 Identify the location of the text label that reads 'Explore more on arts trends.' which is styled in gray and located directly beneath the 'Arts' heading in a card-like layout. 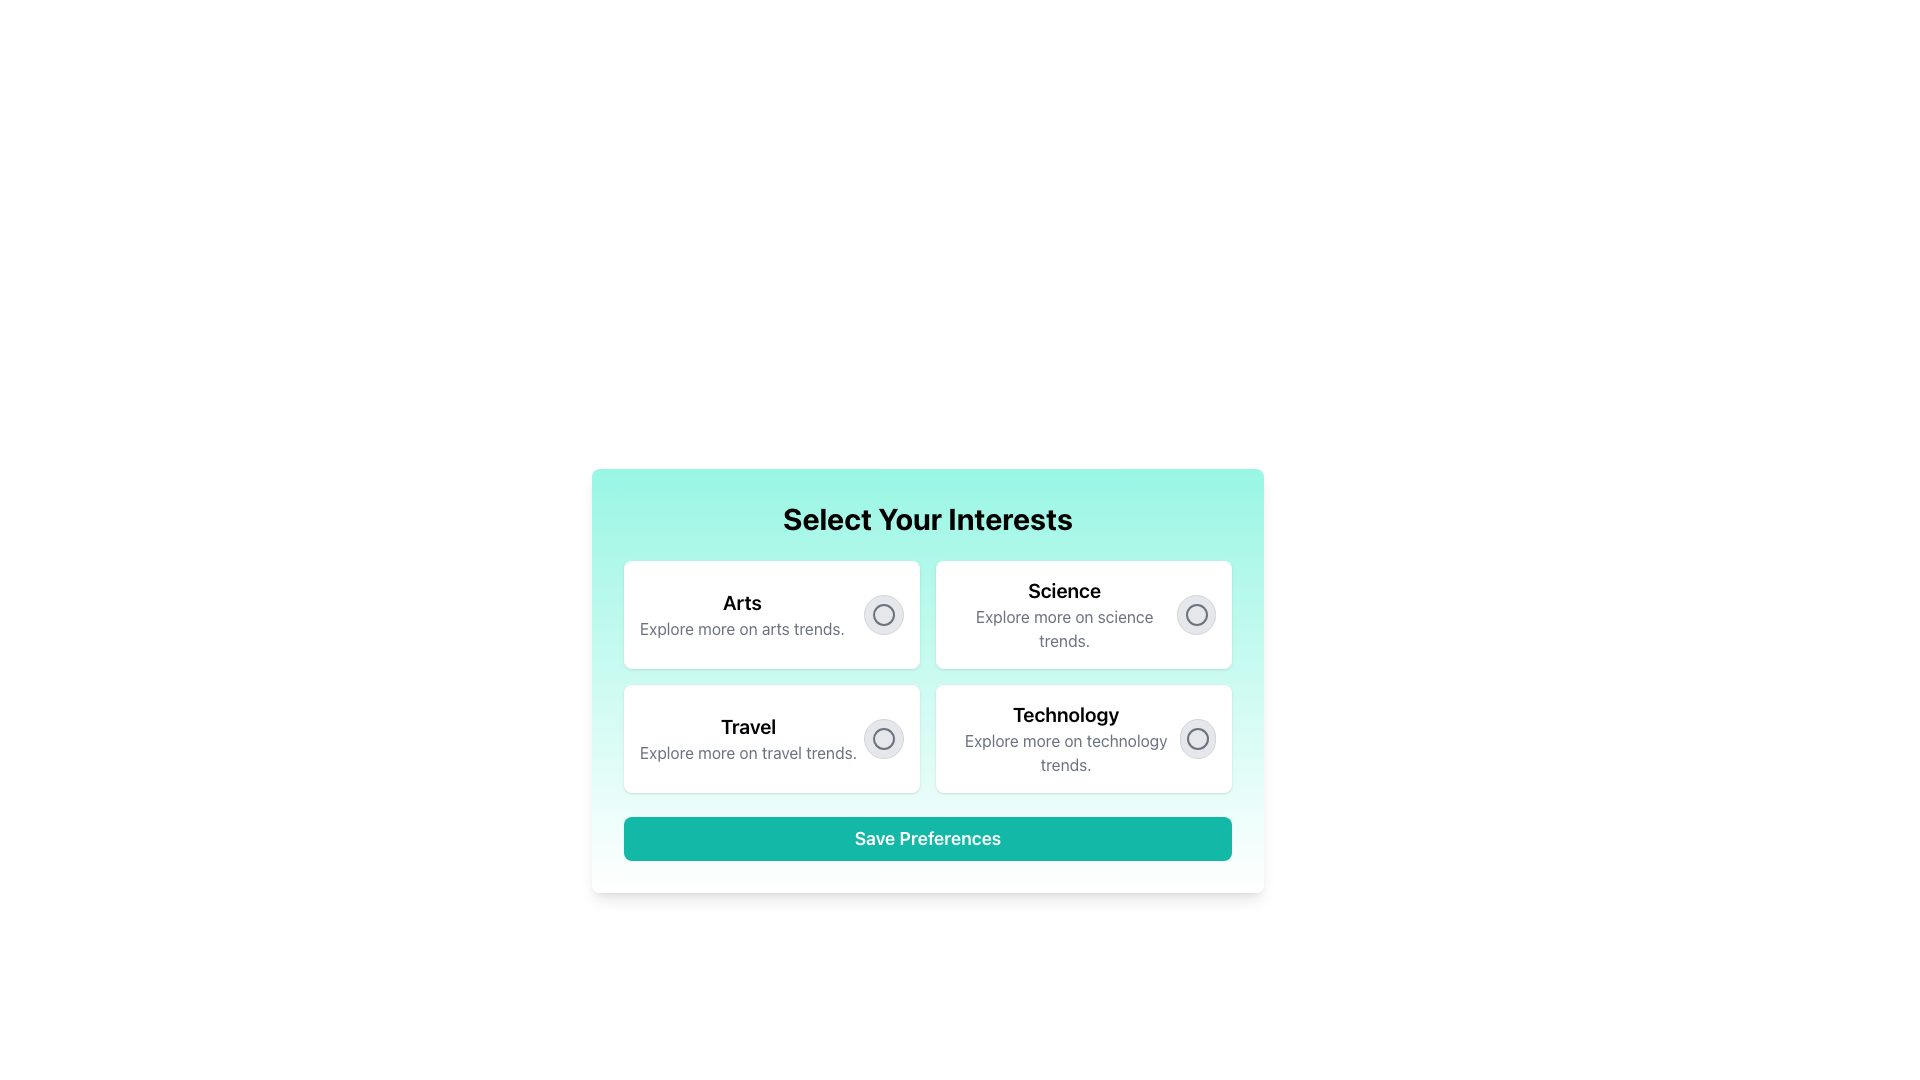
(741, 627).